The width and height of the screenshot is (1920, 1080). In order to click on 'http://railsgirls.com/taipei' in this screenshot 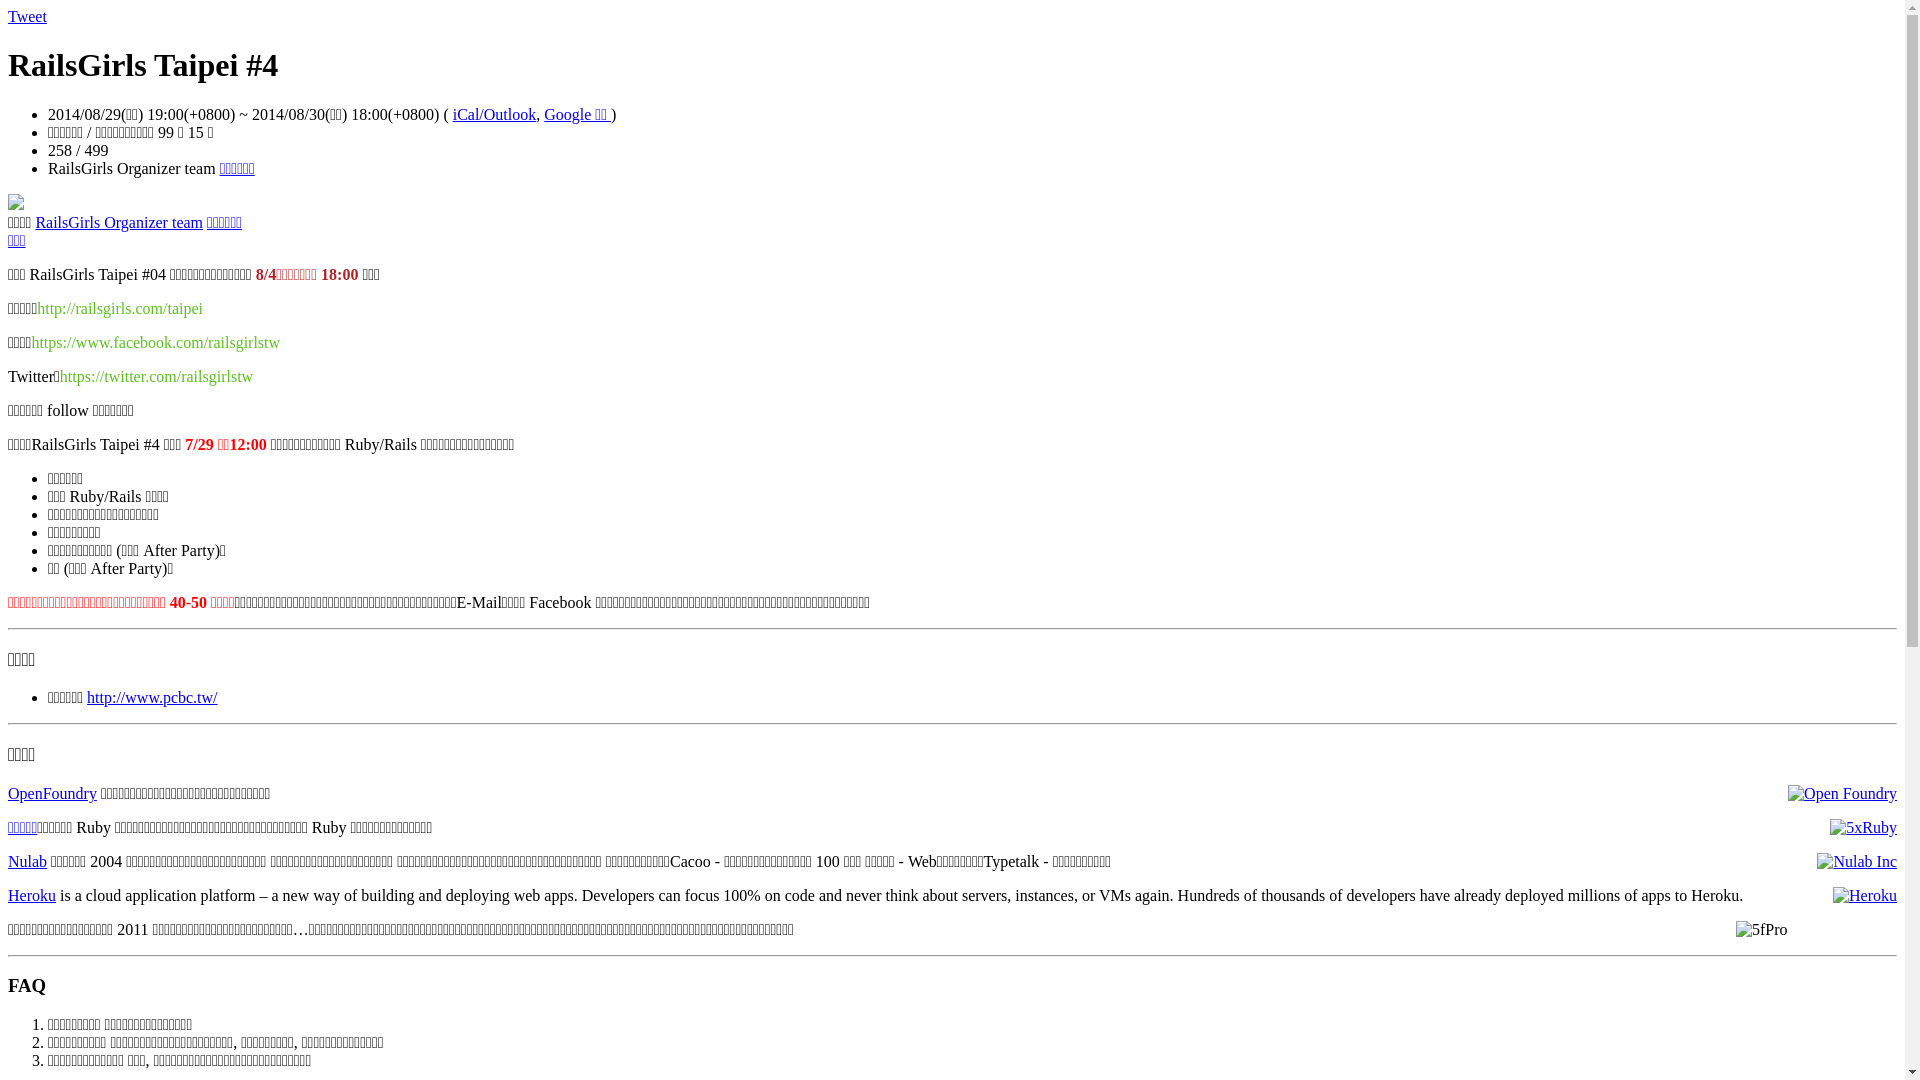, I will do `click(37, 308)`.